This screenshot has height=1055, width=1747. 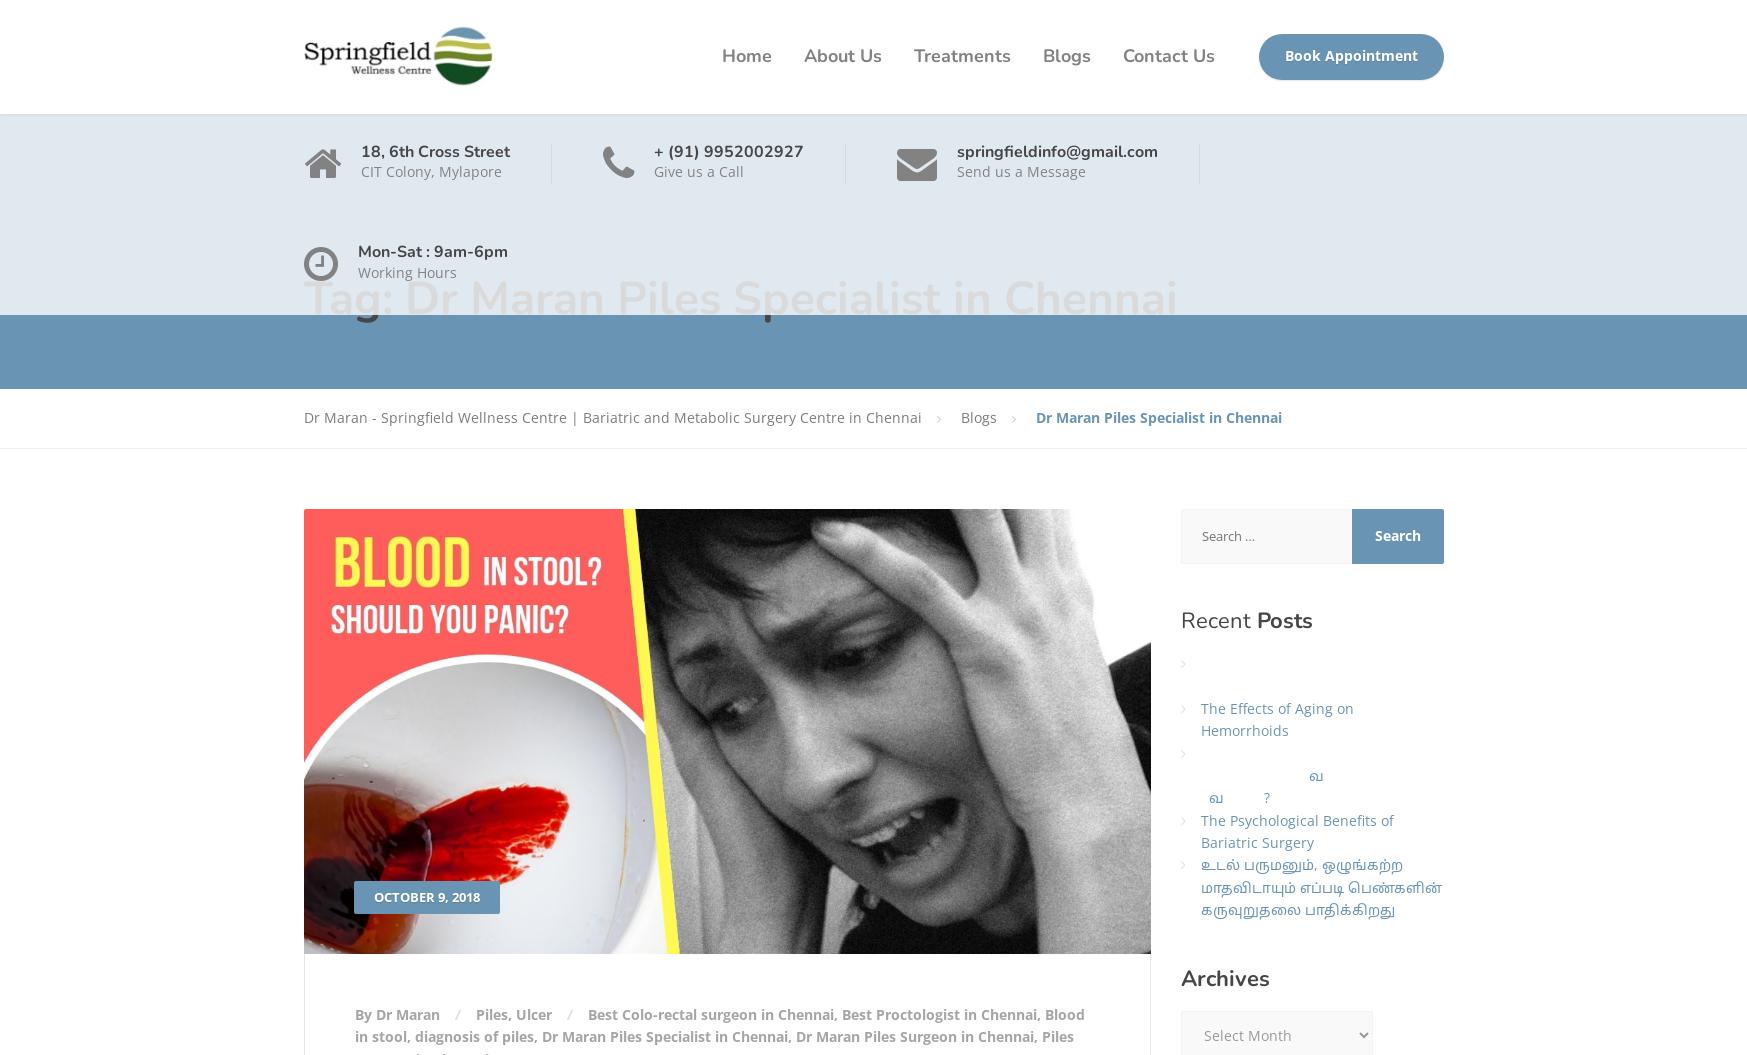 What do you see at coordinates (1167, 56) in the screenshot?
I see `'Contact Us'` at bounding box center [1167, 56].